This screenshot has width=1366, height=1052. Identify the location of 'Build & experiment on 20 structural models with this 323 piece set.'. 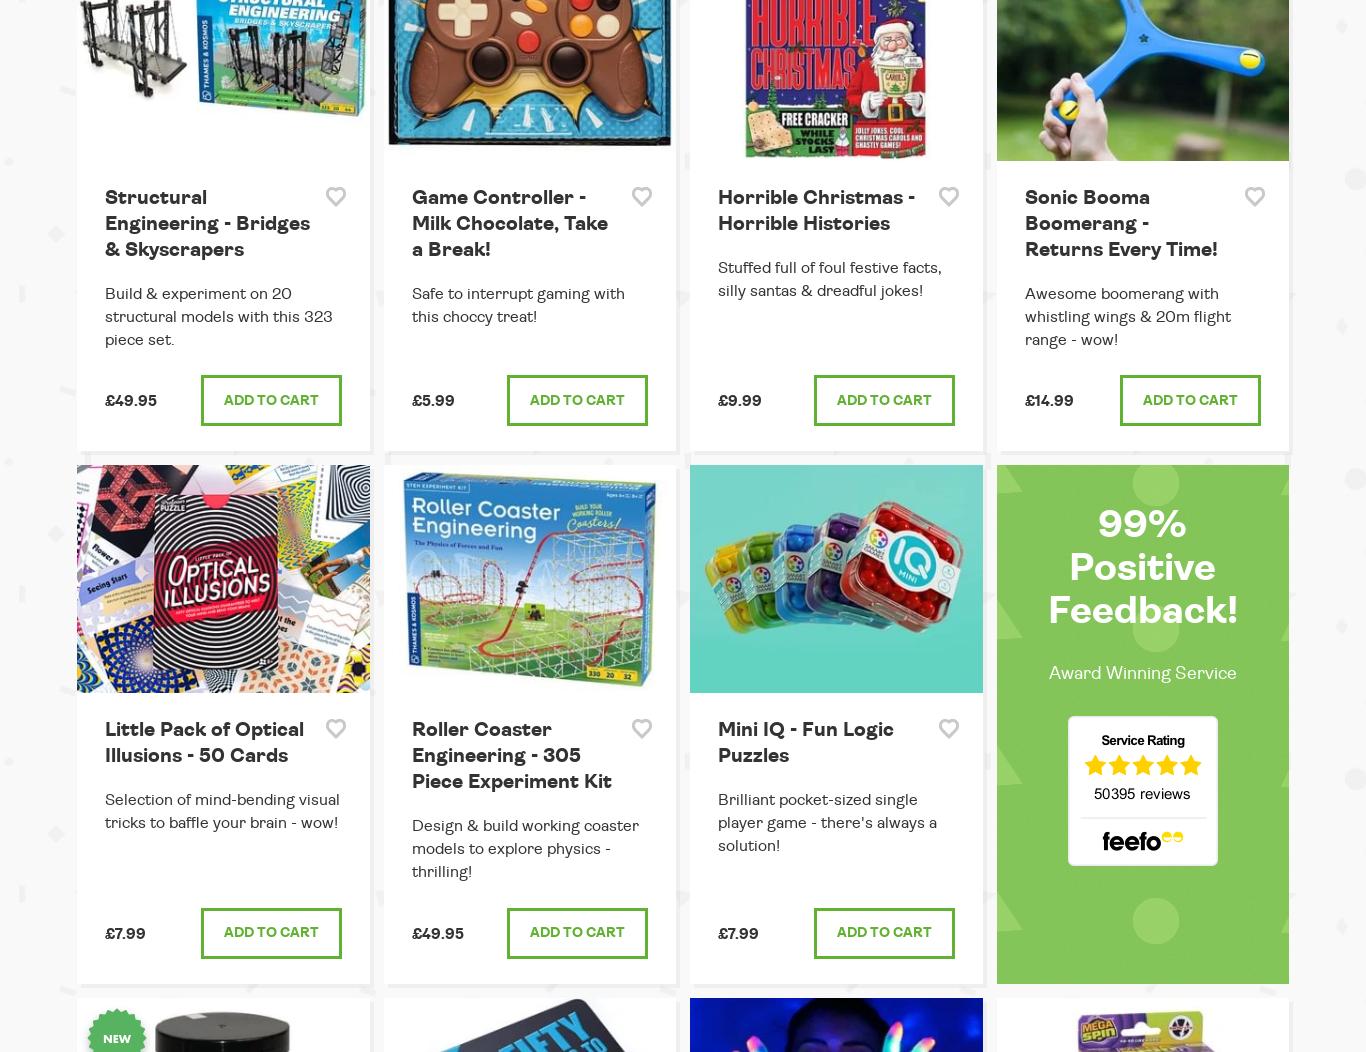
(217, 315).